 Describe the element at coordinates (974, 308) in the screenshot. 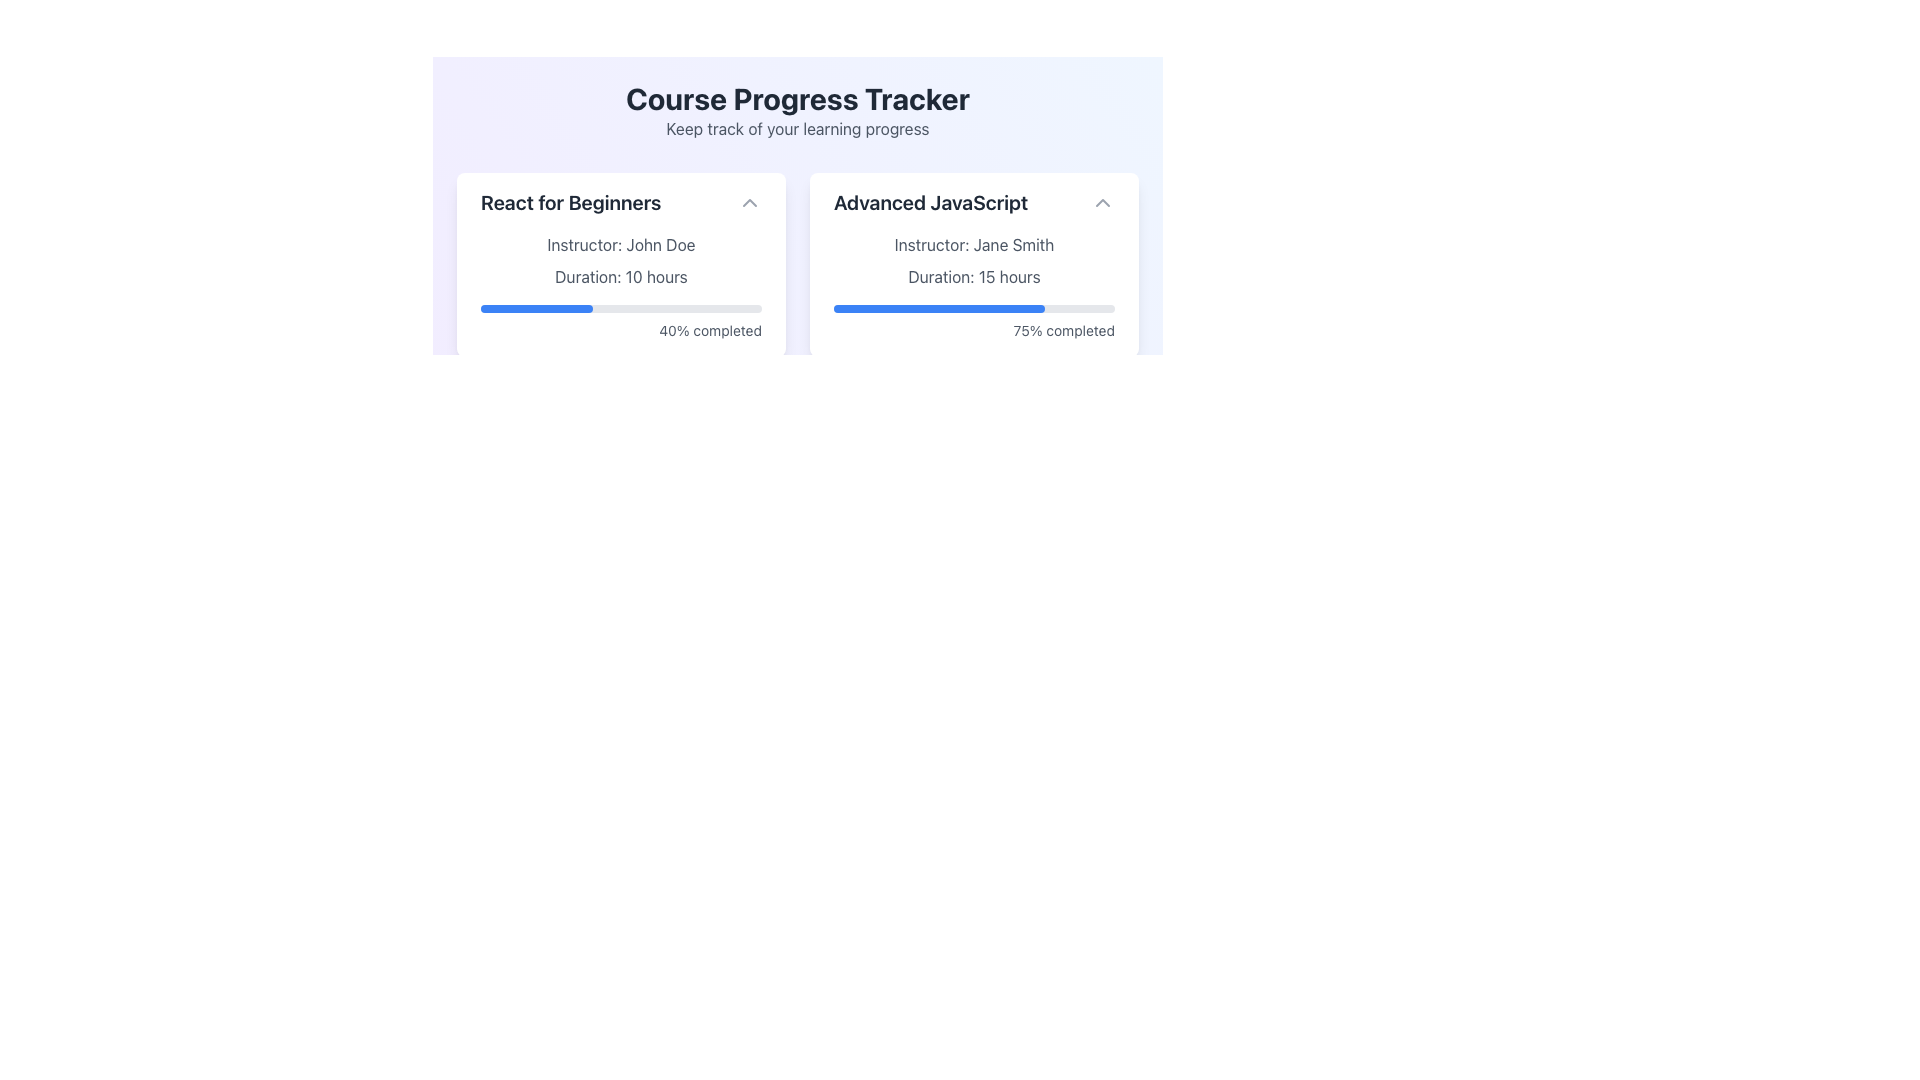

I see `the progress bar indicating 75% completion located within the 'Advanced JavaScript' card component, positioned between 'Duration: 15 hours' and '75% completed' texts` at that location.